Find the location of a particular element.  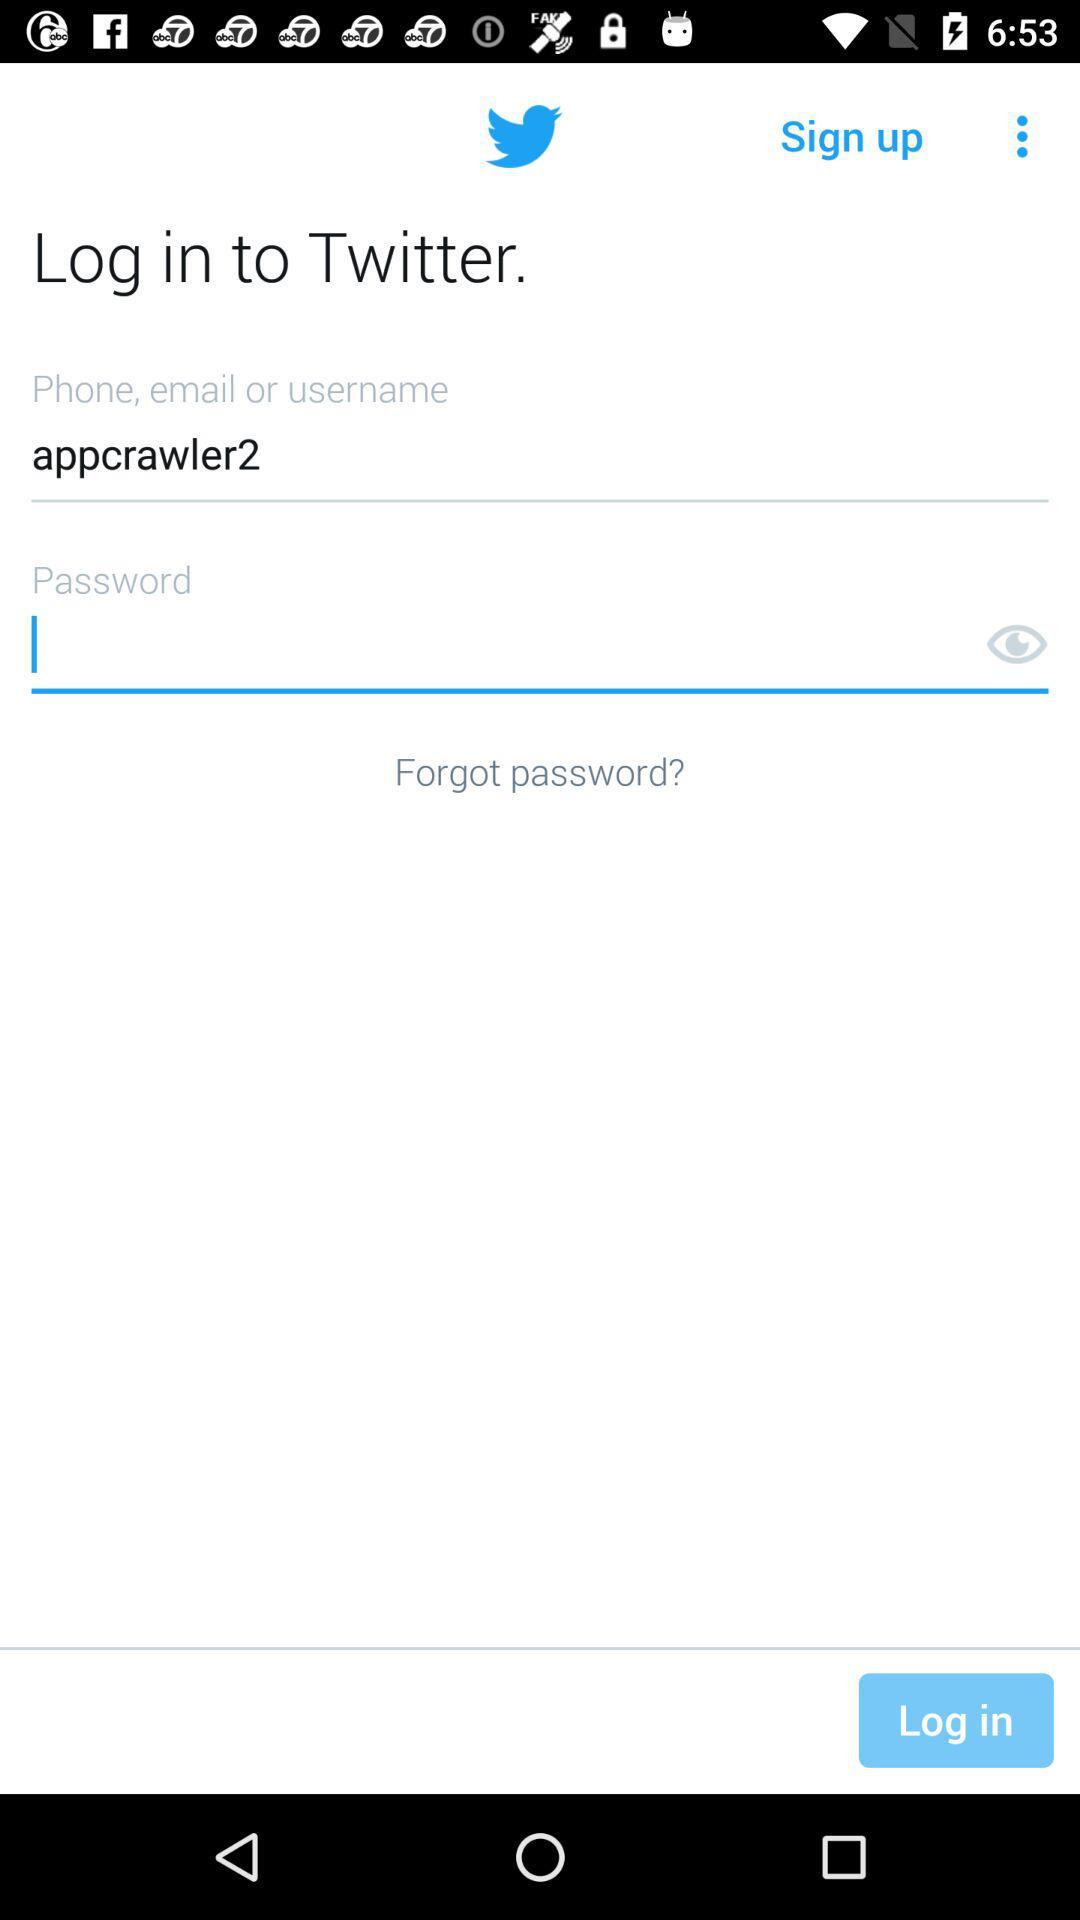

forgot password? at the center is located at coordinates (538, 770).